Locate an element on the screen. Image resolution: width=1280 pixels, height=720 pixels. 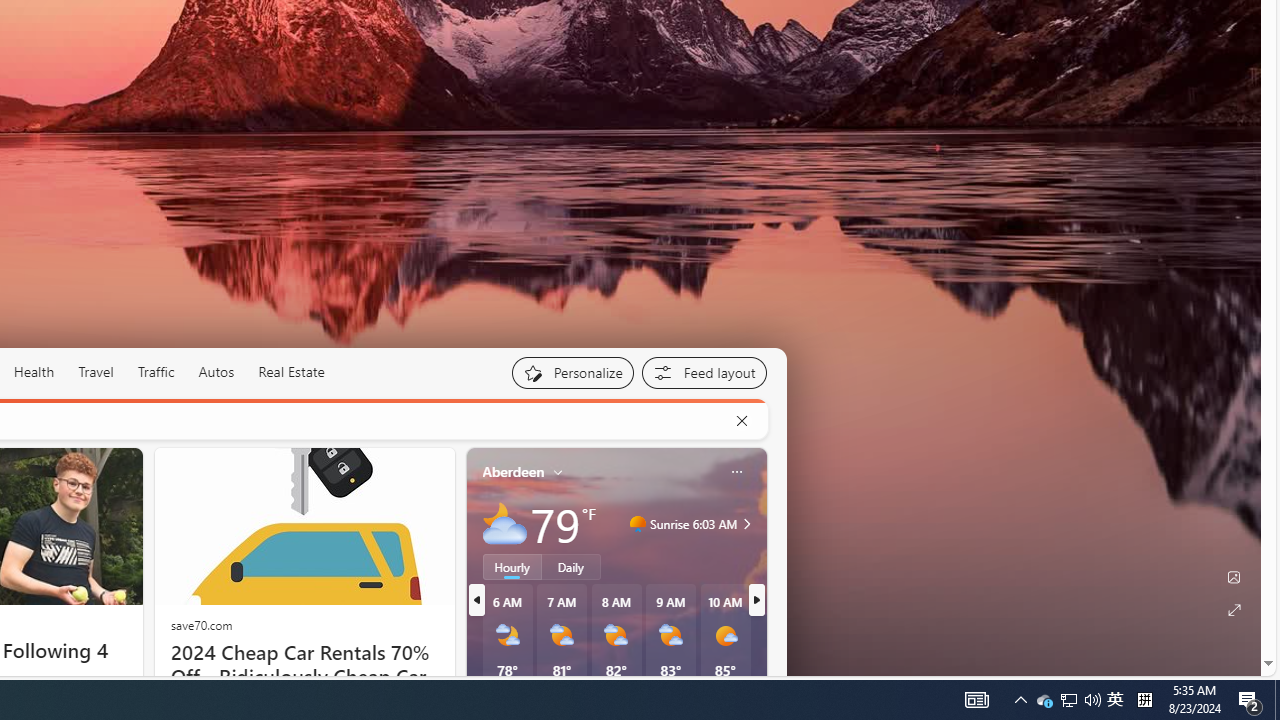
'Personalize your feed"' is located at coordinates (571, 372).